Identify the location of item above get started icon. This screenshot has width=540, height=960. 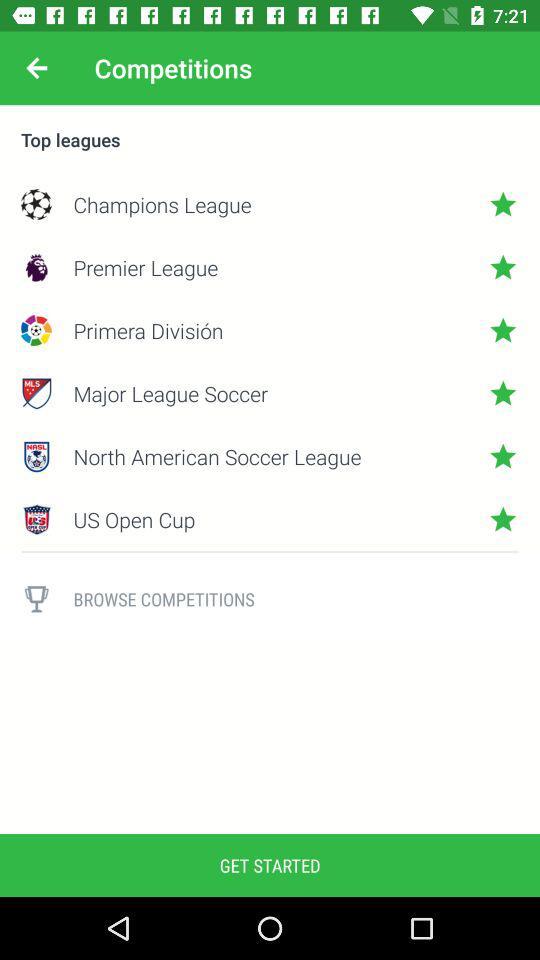
(36, 599).